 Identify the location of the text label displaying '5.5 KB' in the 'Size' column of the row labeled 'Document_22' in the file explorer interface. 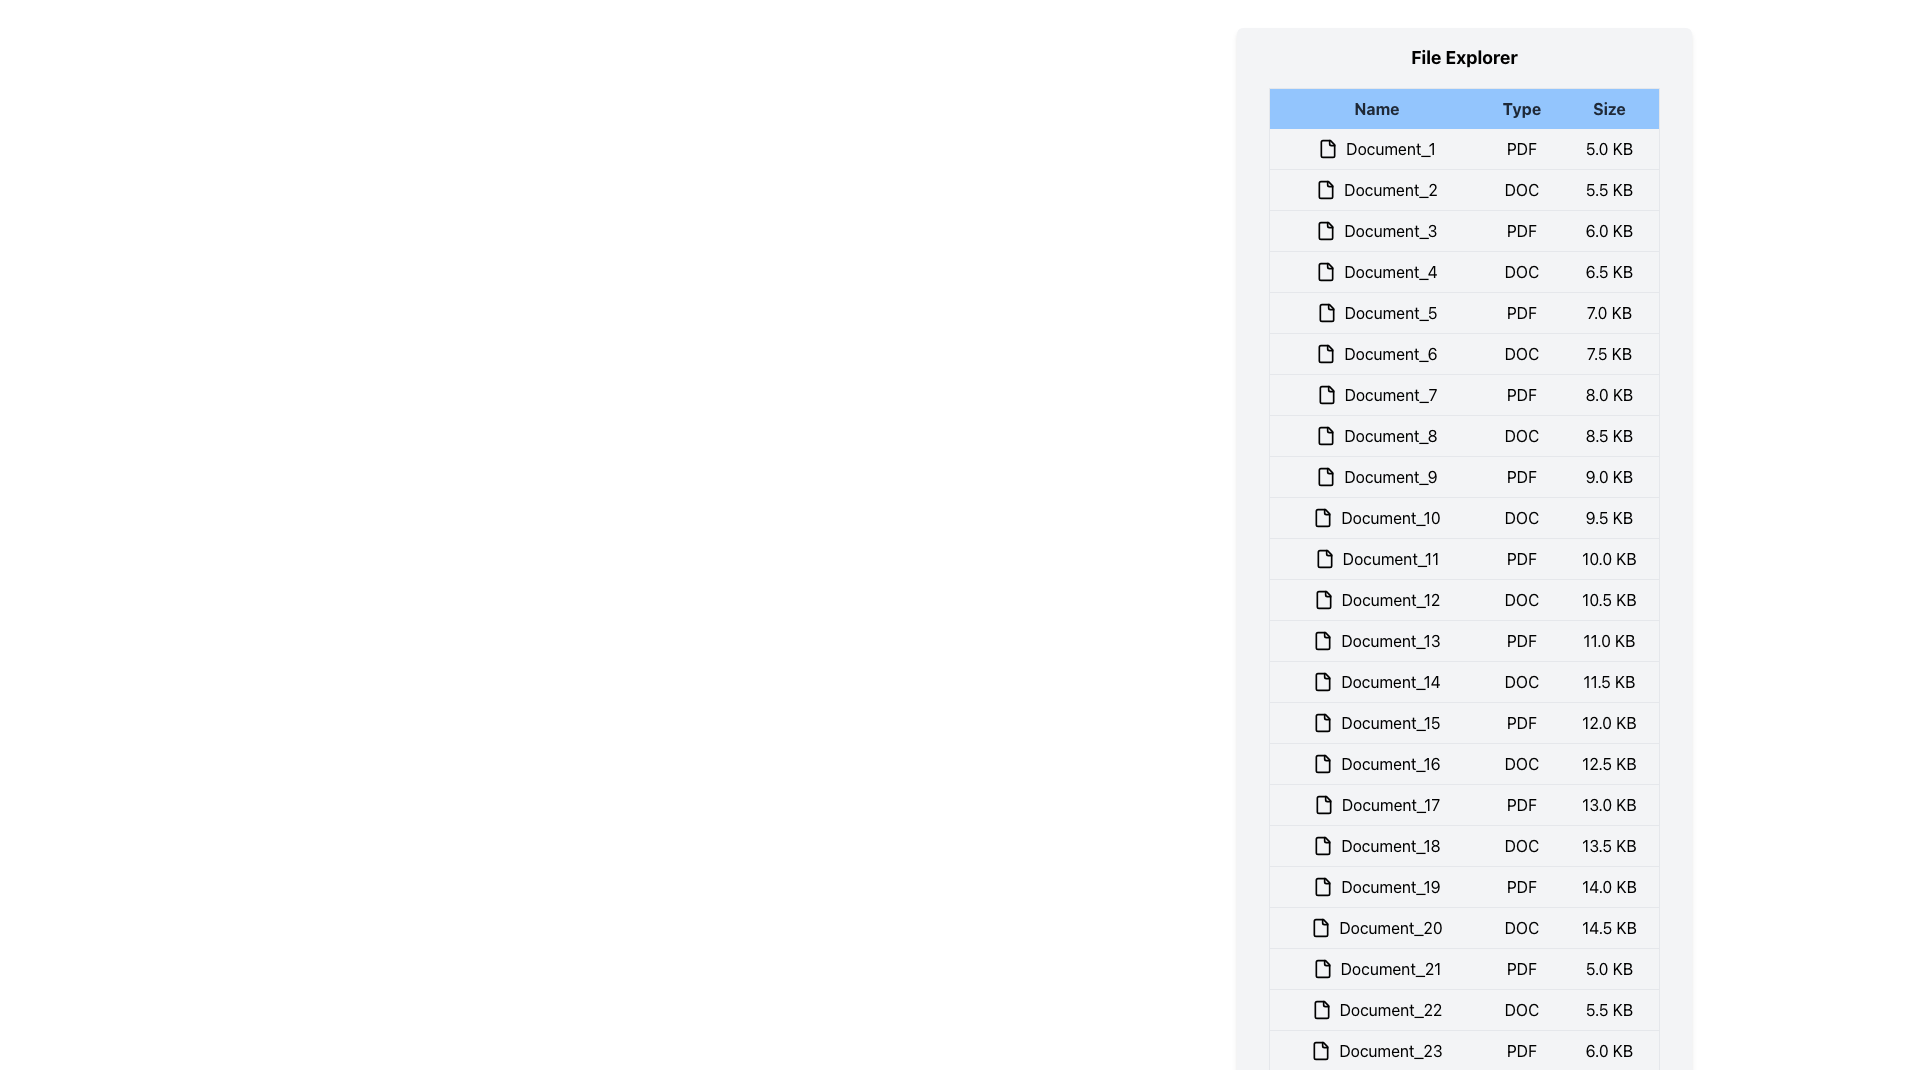
(1609, 1010).